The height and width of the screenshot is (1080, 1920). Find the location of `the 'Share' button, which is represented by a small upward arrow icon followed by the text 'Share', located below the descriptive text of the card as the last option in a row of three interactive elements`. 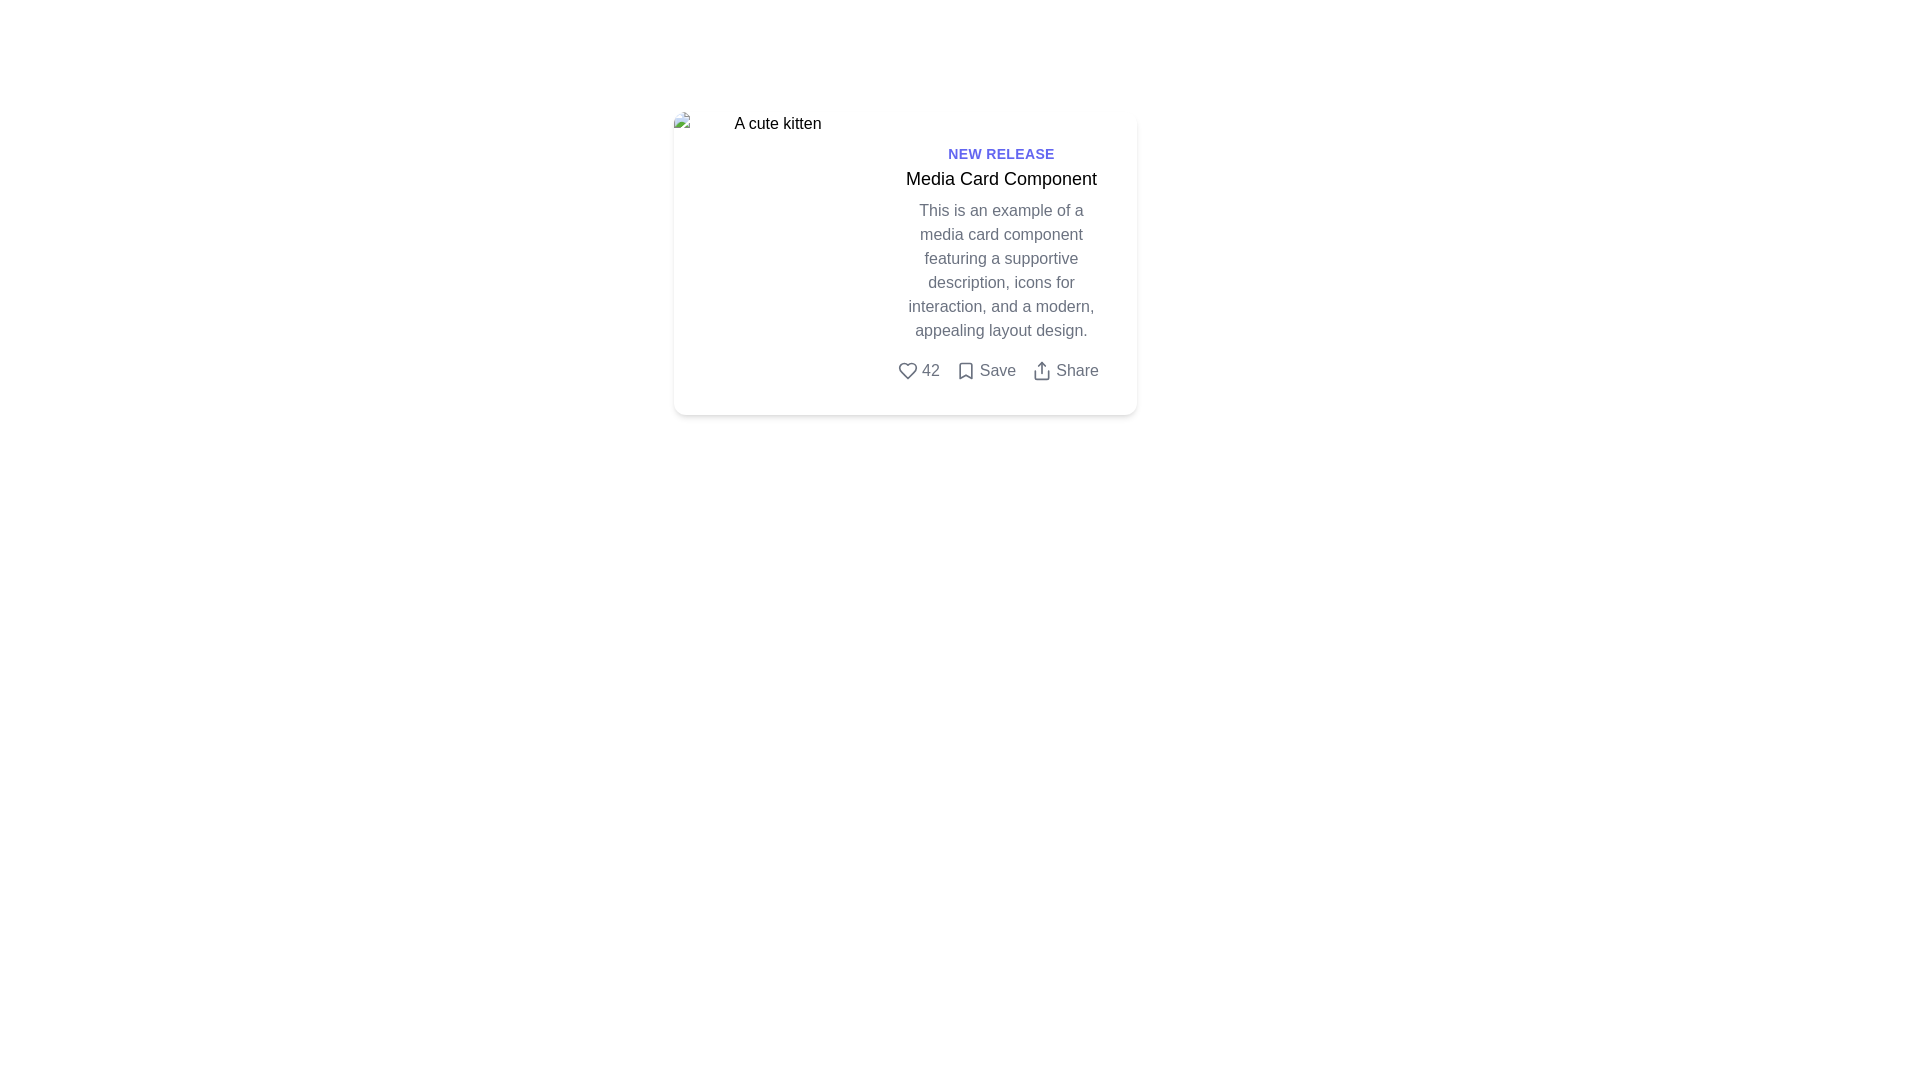

the 'Share' button, which is represented by a small upward arrow icon followed by the text 'Share', located below the descriptive text of the card as the last option in a row of three interactive elements is located at coordinates (1064, 370).